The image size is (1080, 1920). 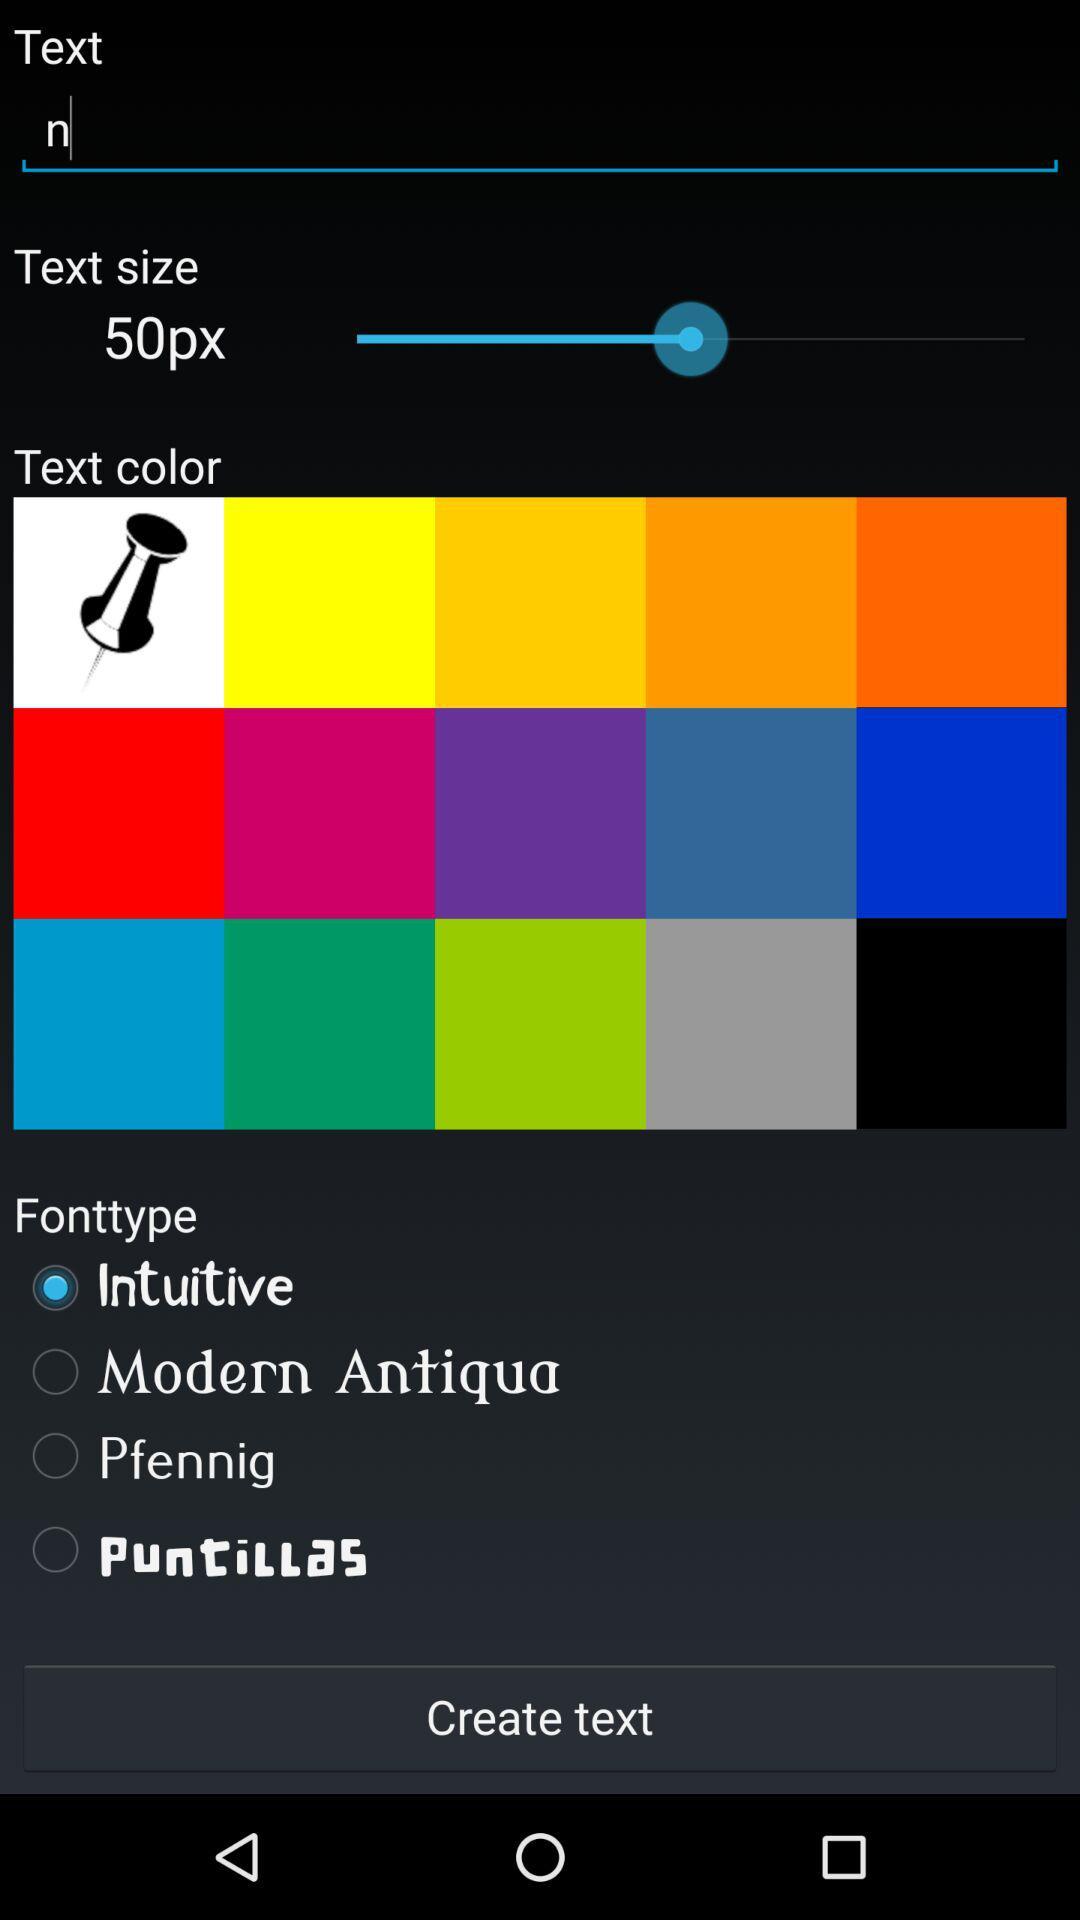 I want to click on yellow, so click(x=328, y=601).